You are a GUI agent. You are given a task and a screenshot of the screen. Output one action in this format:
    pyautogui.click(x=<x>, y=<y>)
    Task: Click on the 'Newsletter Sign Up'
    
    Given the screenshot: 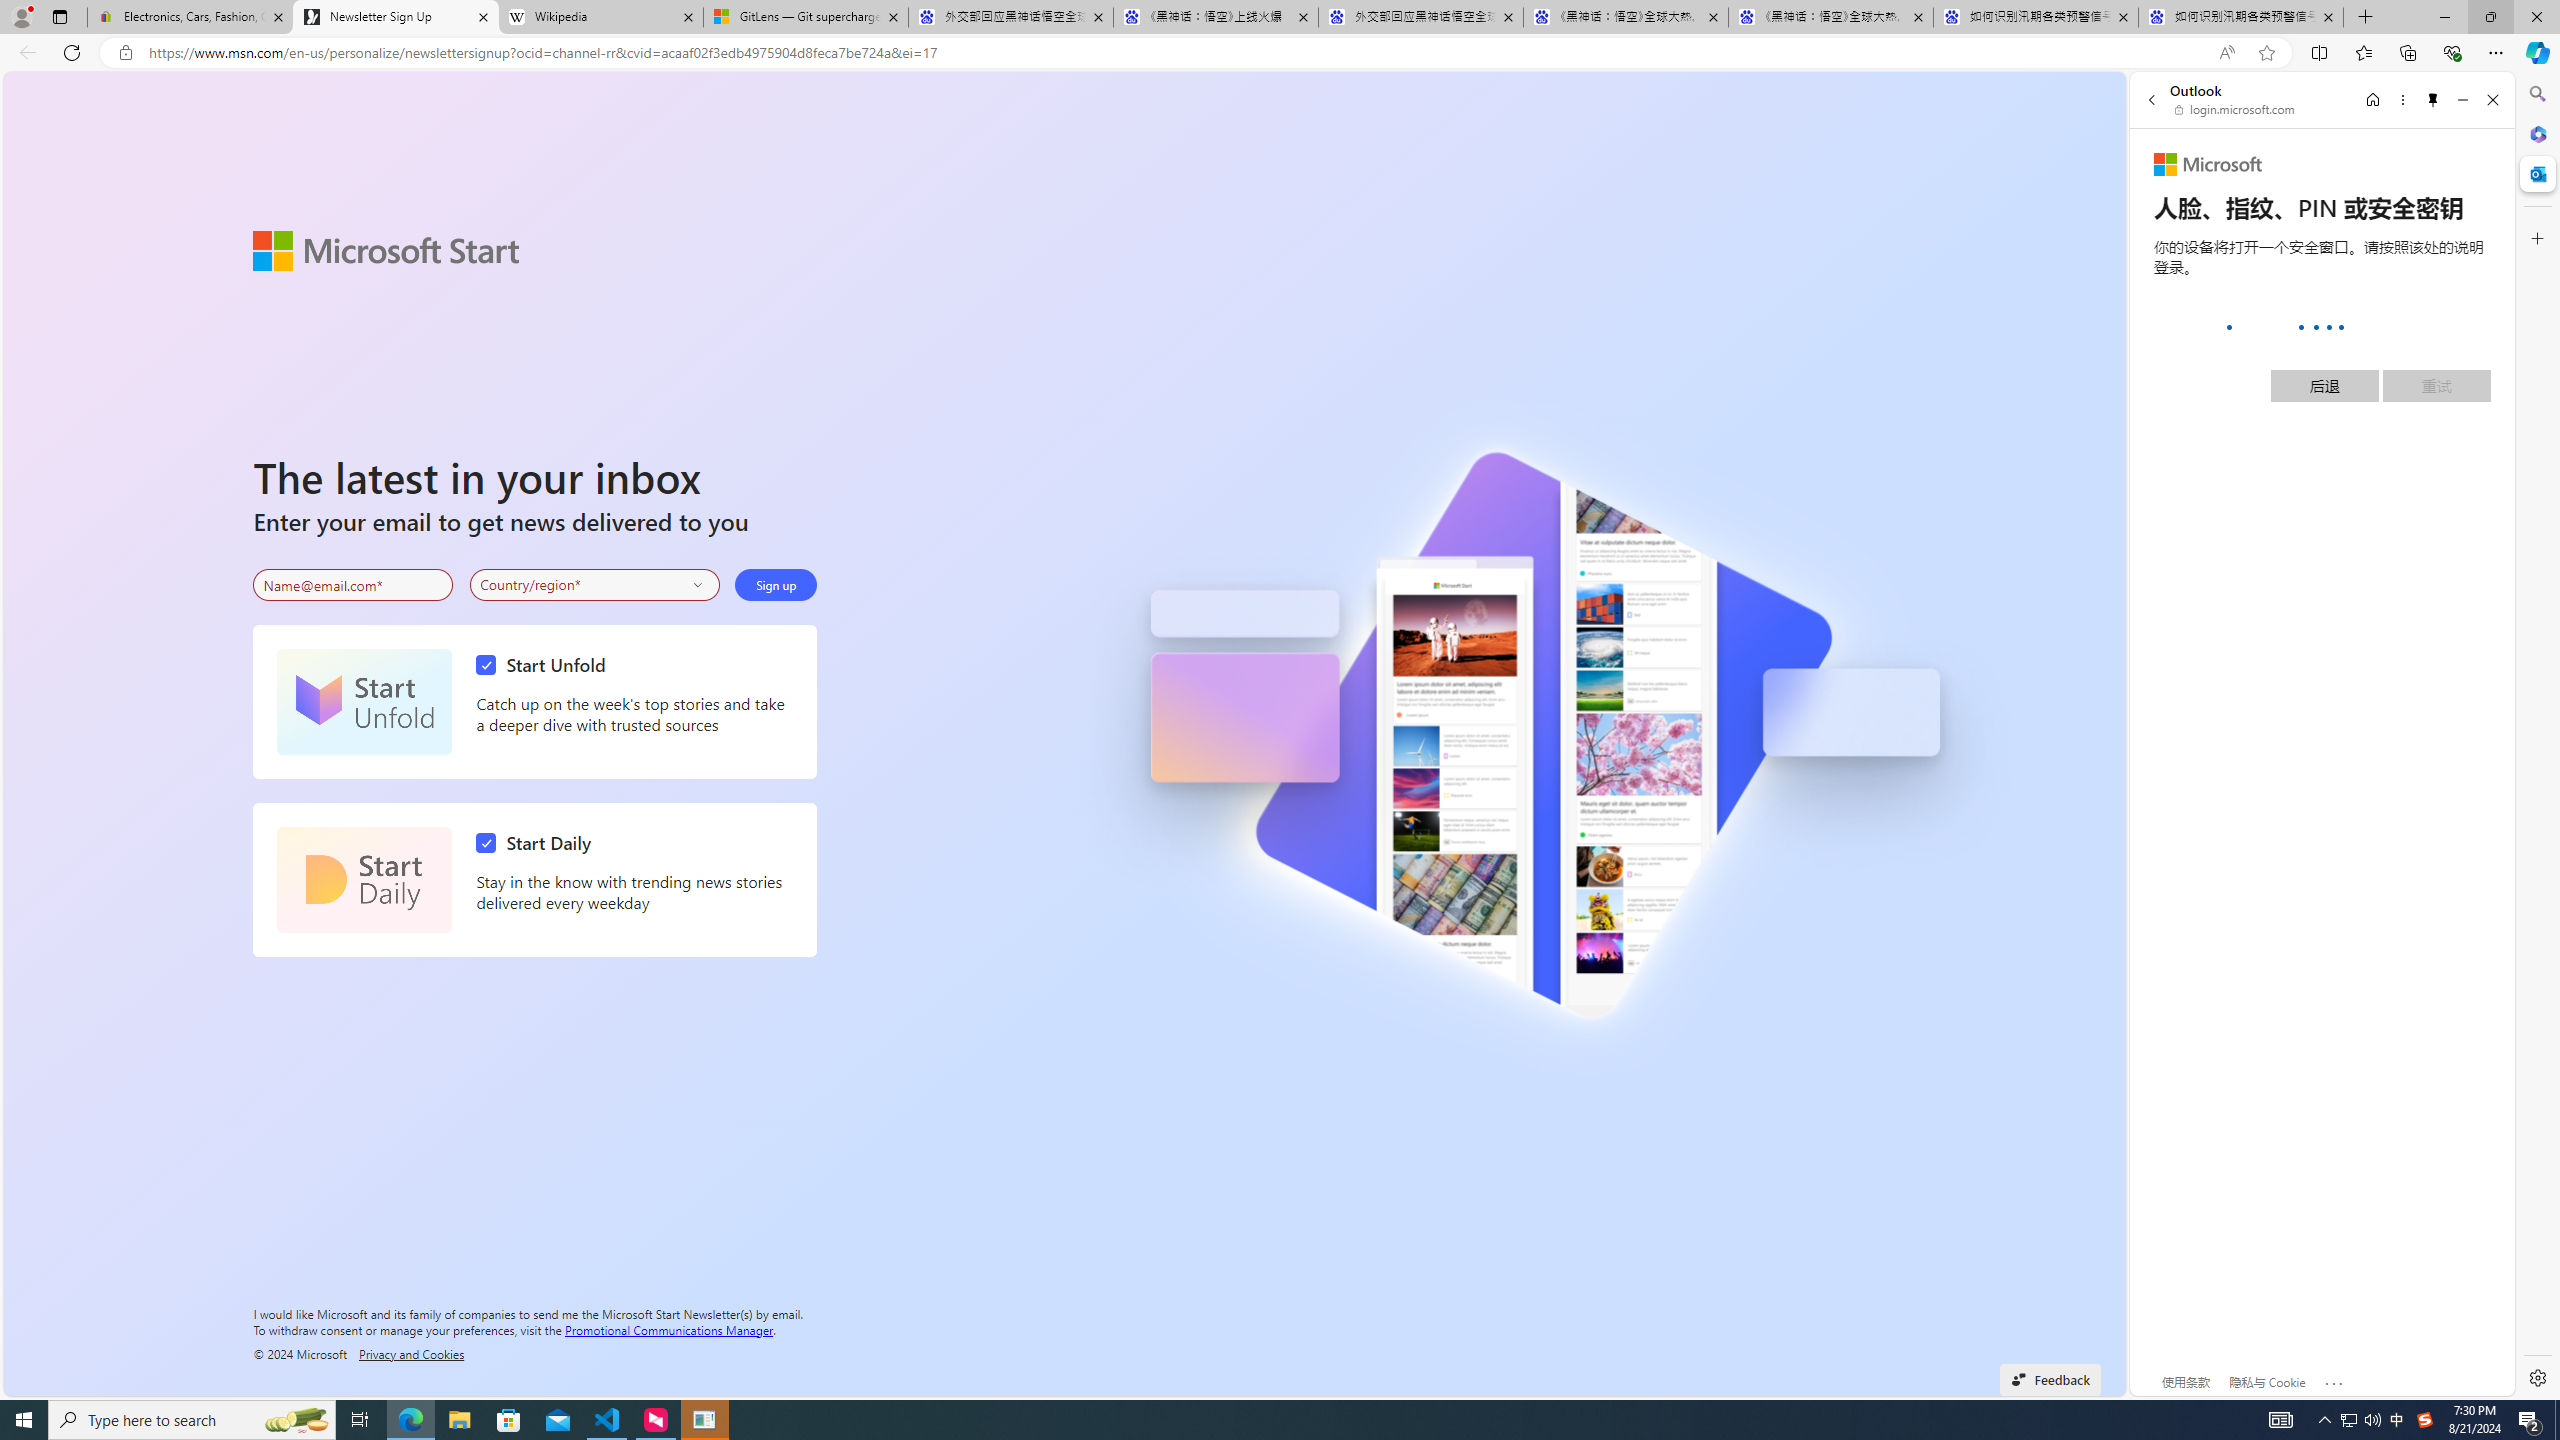 What is the action you would take?
    pyautogui.click(x=395, y=16)
    